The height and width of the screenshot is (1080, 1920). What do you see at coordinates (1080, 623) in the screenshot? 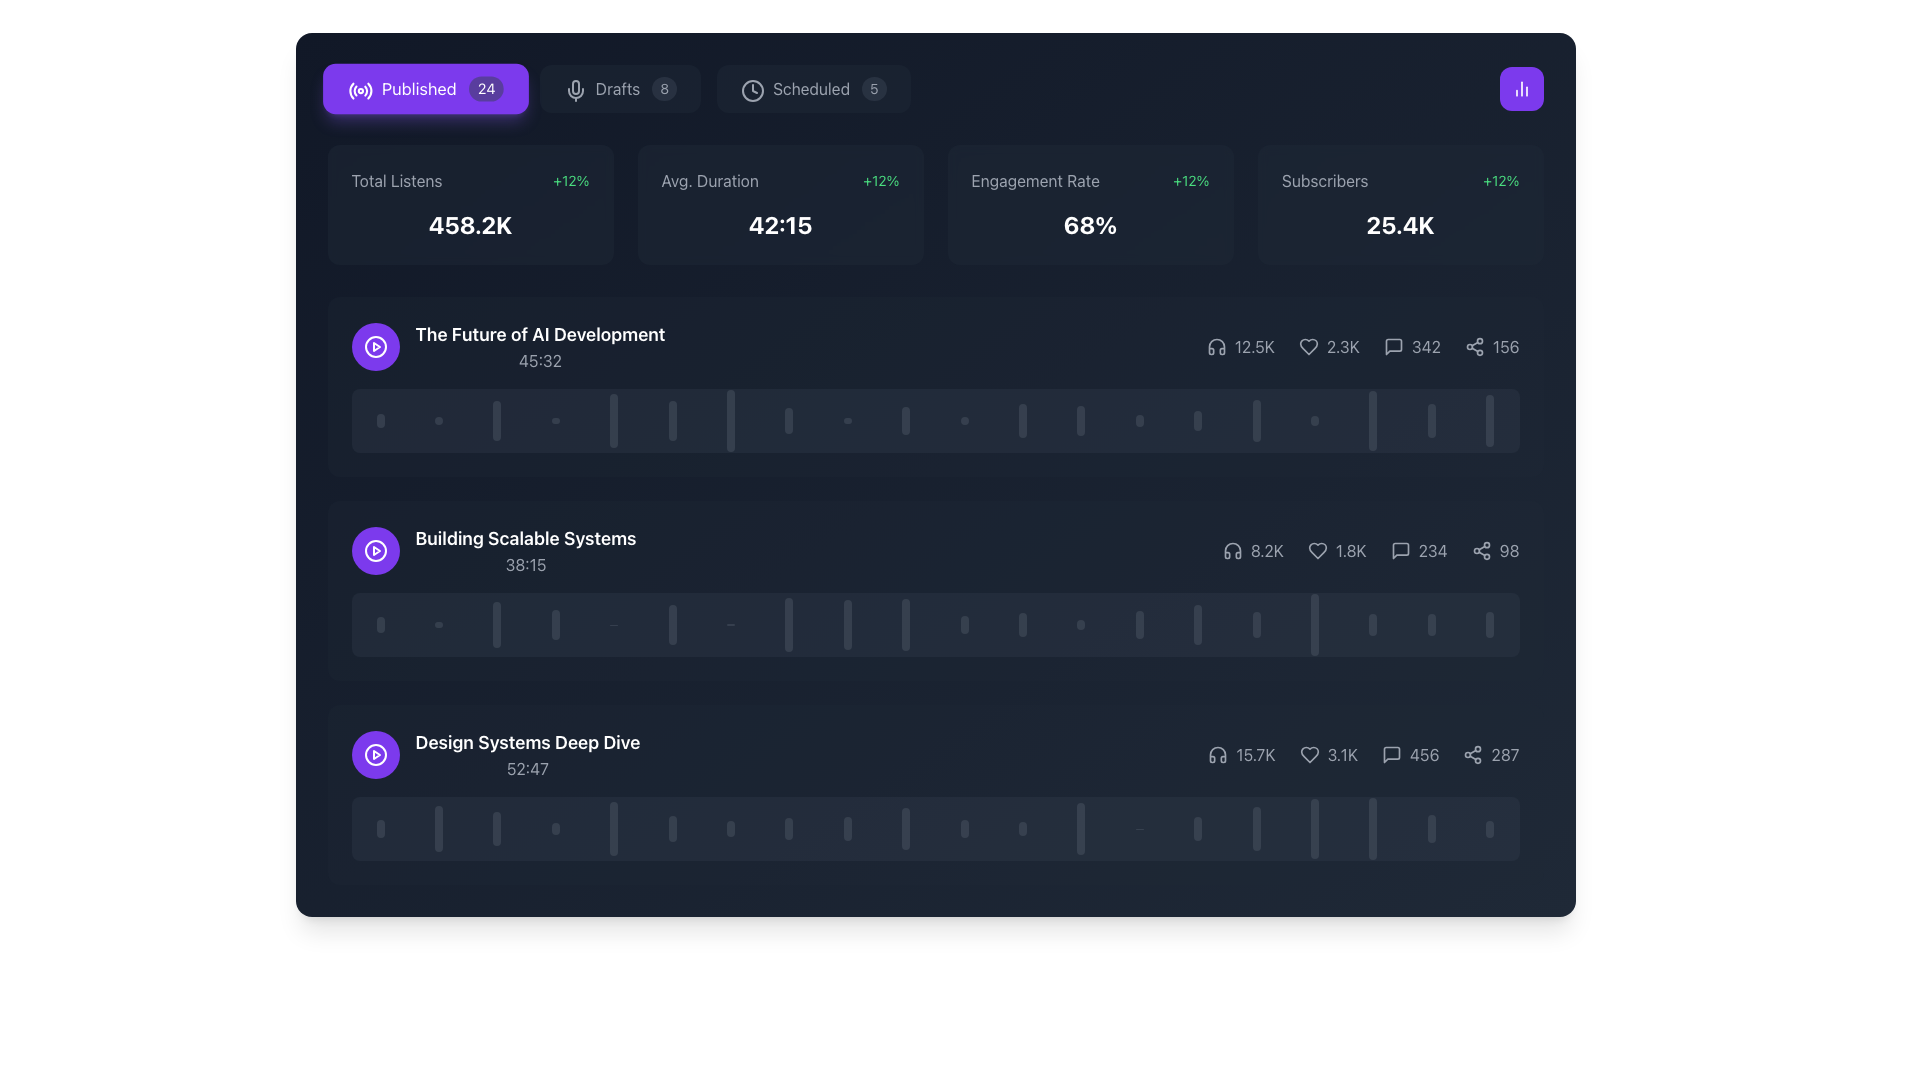
I see `the 13th vertical bar chart column element from the left, which is gray and semi-transparent, located beneath the 'Building Scalable Systems' podcast entry` at bounding box center [1080, 623].